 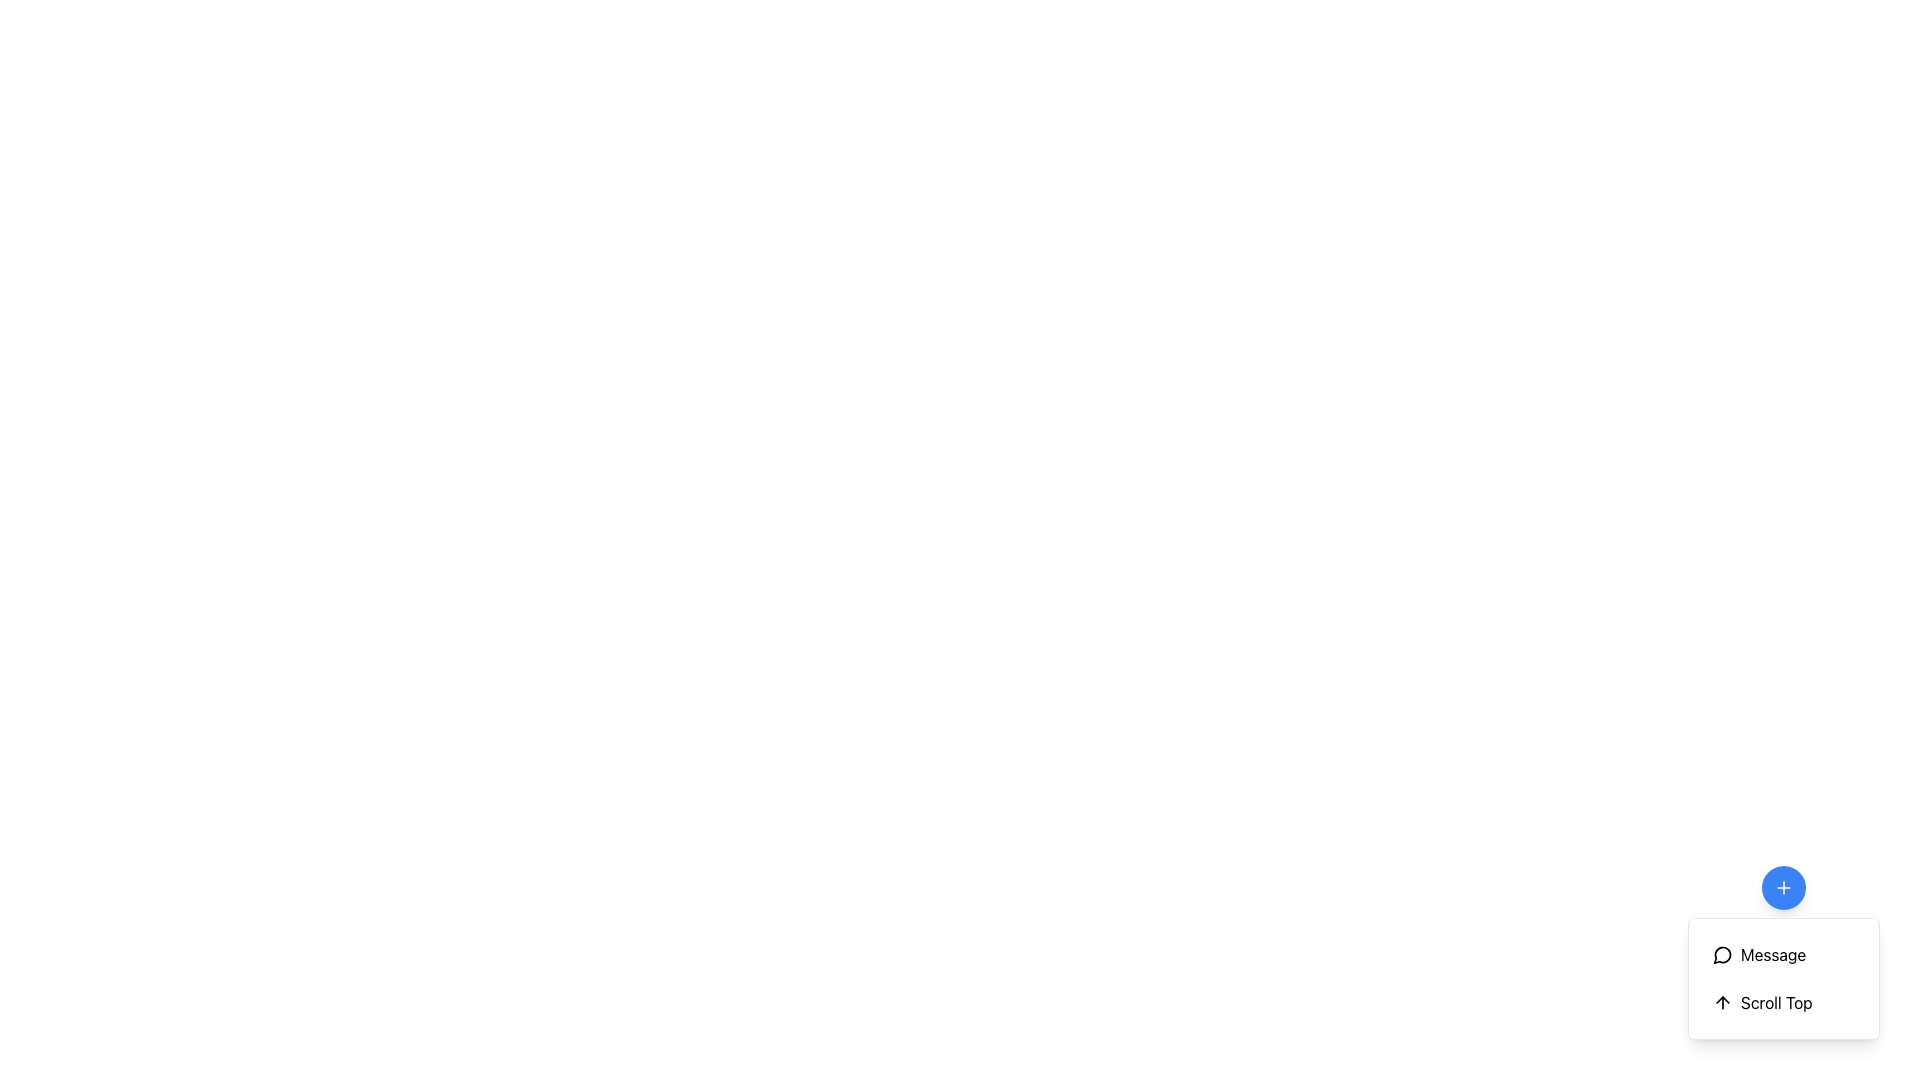 What do you see at coordinates (1784, 954) in the screenshot?
I see `the 'Message' button, which is a horizontally laid-out component featuring a black speech bubble icon followed by the text 'Message'` at bounding box center [1784, 954].